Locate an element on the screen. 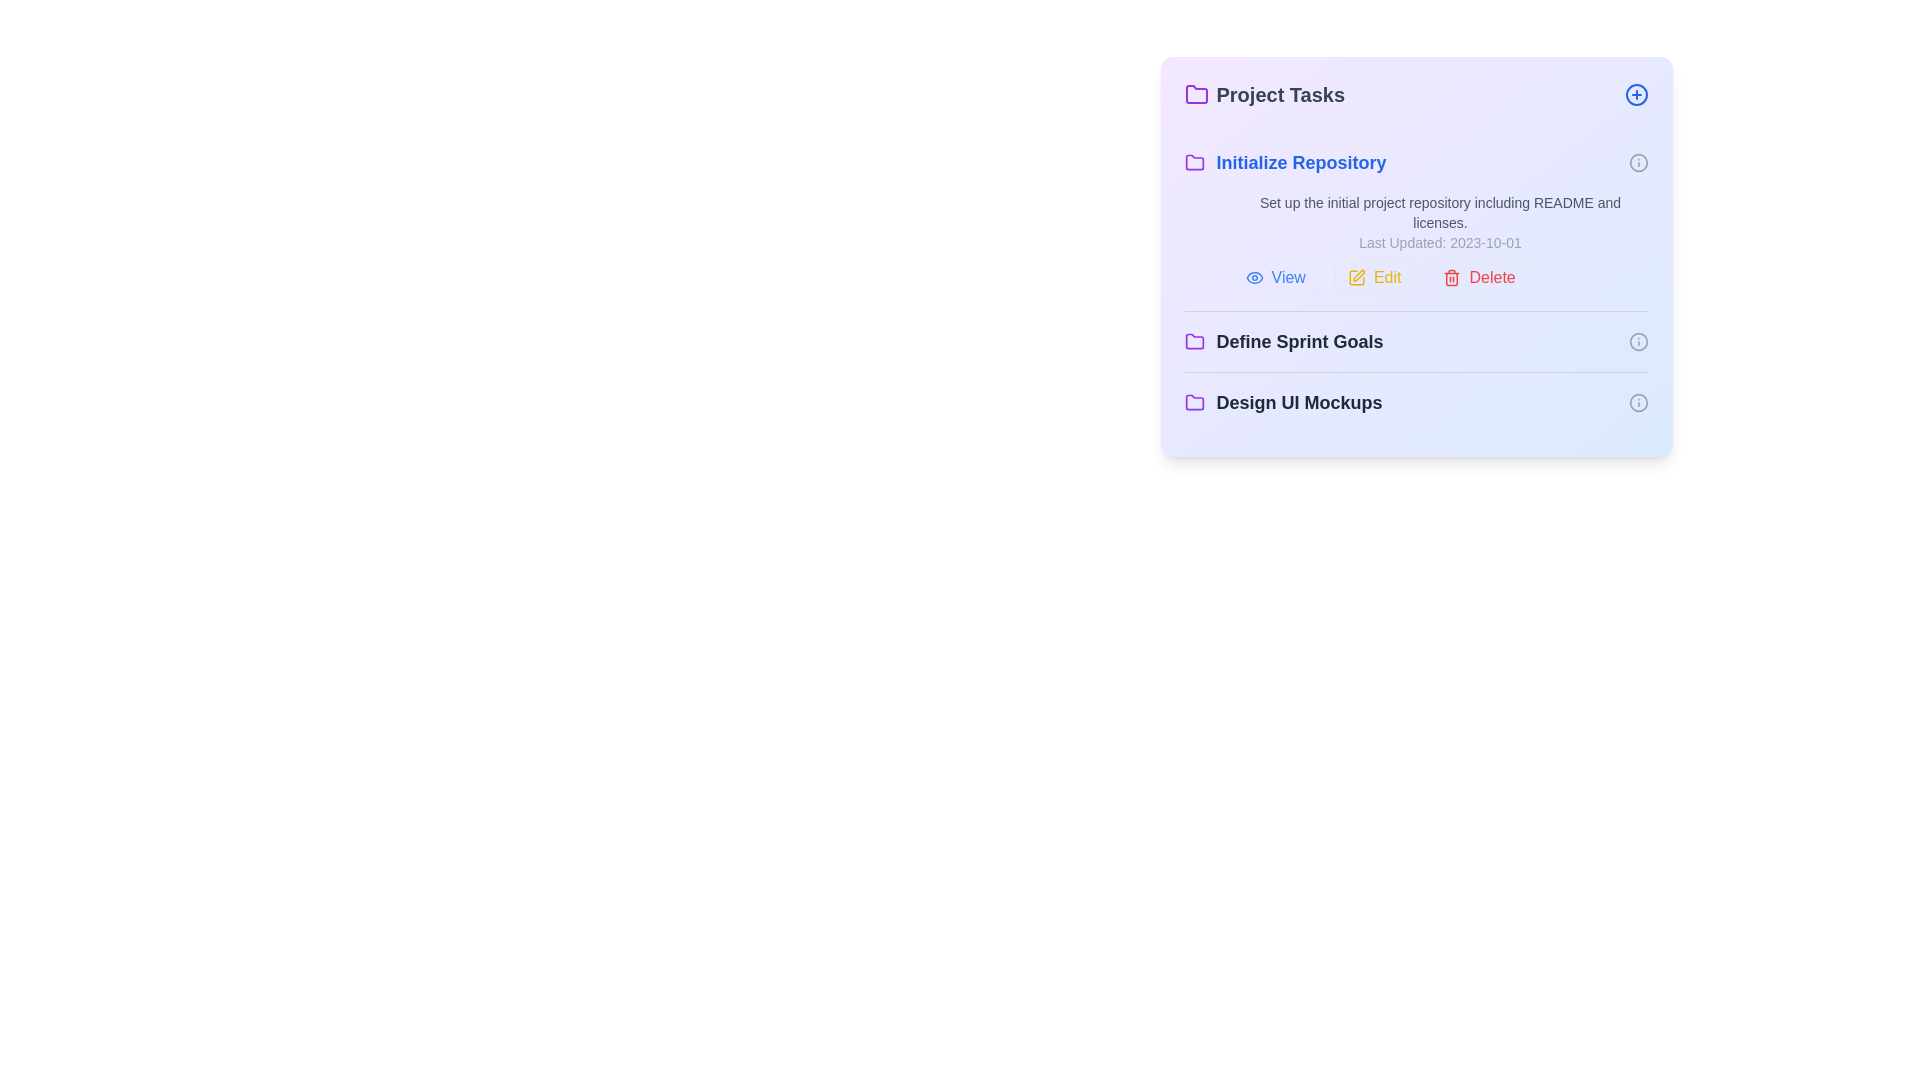  the 'Edit' button, which is the second button under the 'Initialize Repository' section is located at coordinates (1373, 277).